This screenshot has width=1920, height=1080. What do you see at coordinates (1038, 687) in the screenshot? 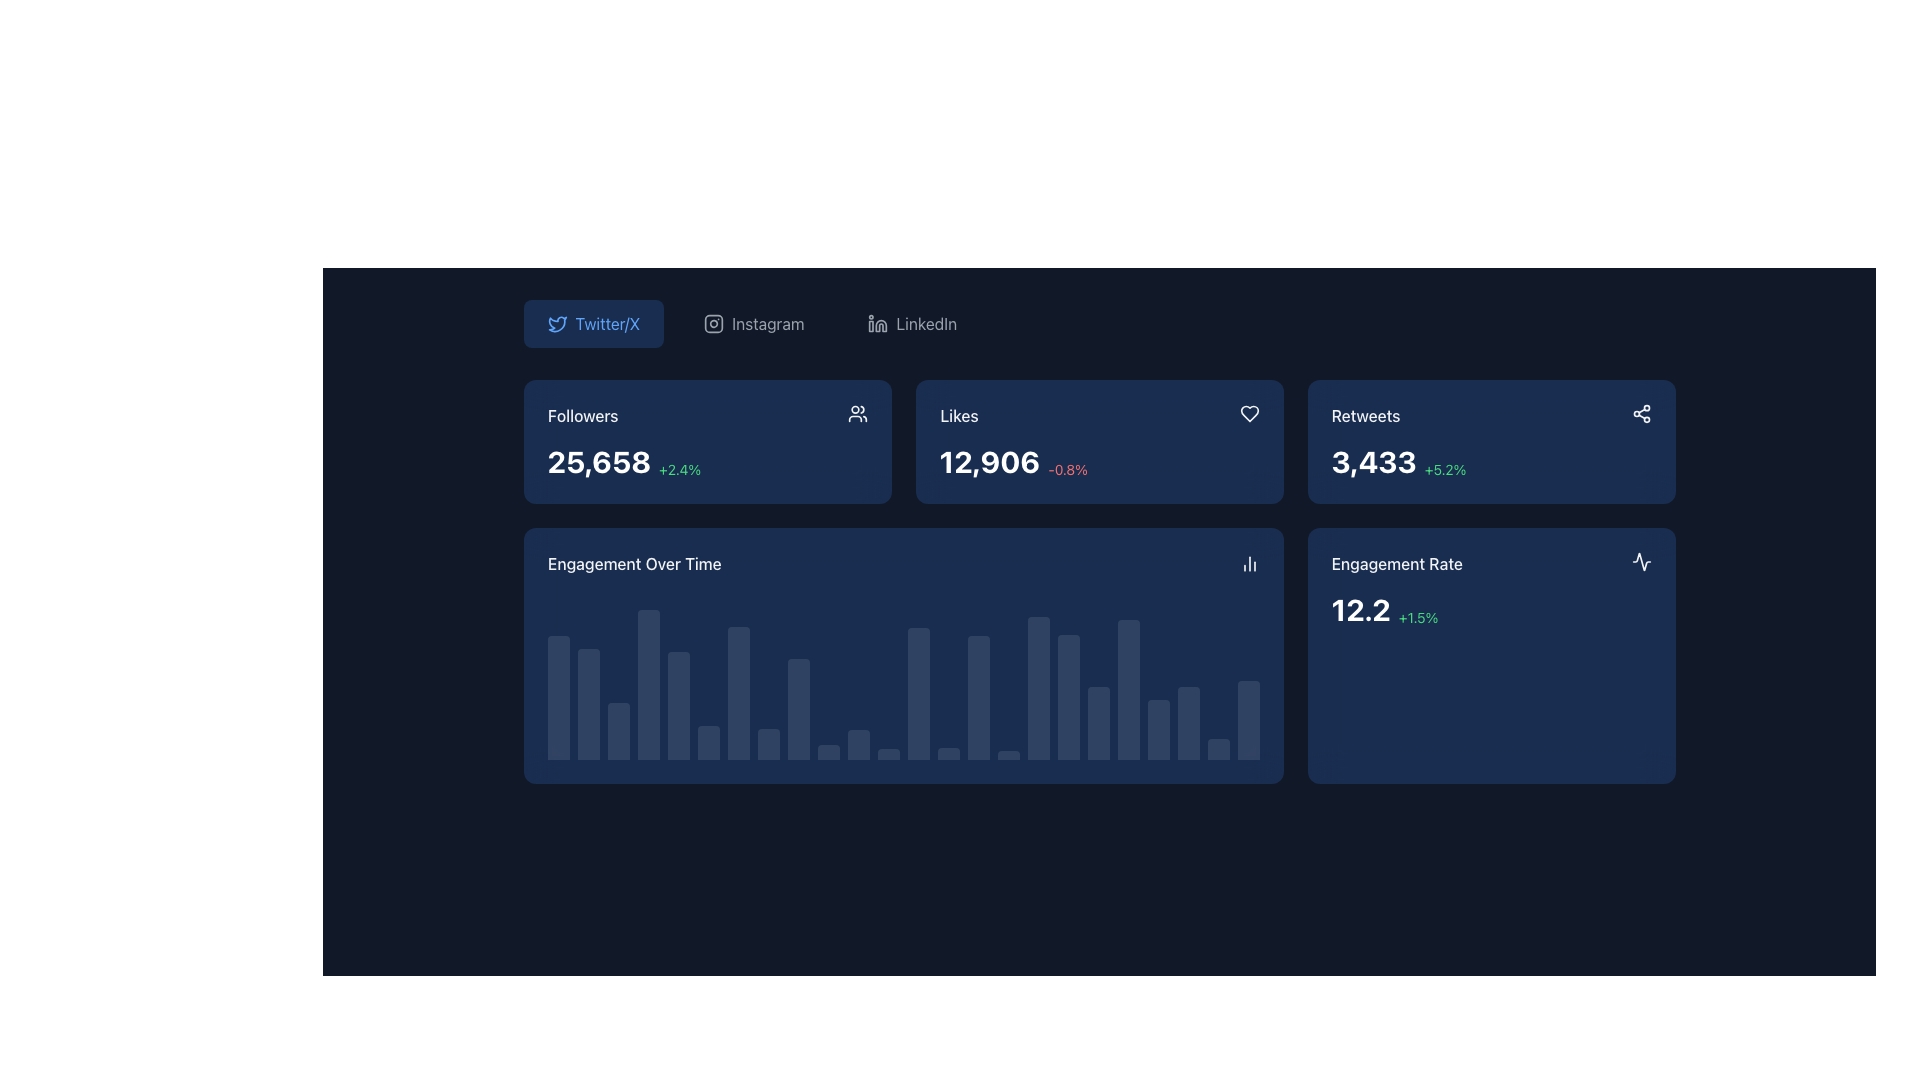
I see `the data visualization bar in the 'Engagement Over Time' bar chart, which is the seventeenth bar from the left` at bounding box center [1038, 687].